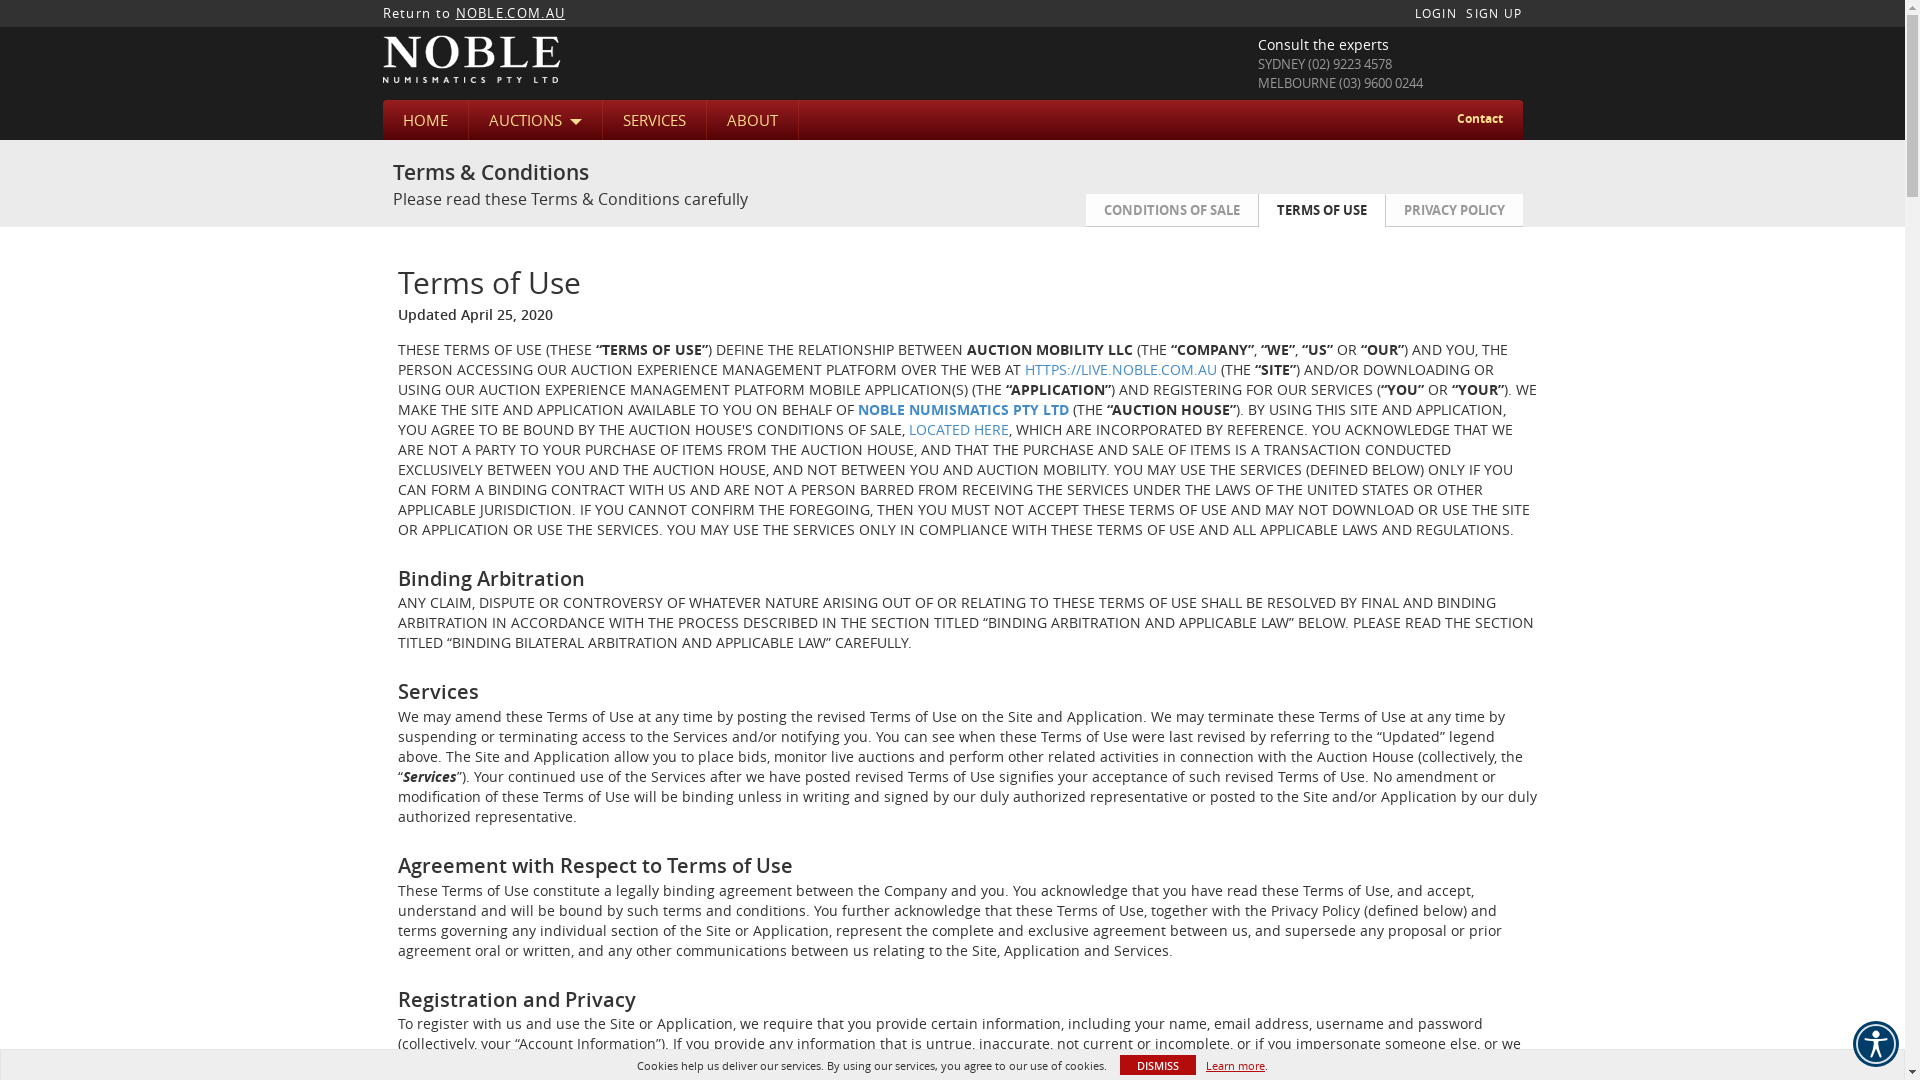 The height and width of the screenshot is (1080, 1920). What do you see at coordinates (1118, 369) in the screenshot?
I see `'HTTPS://LIVE.NOBLE.COM.AU'` at bounding box center [1118, 369].